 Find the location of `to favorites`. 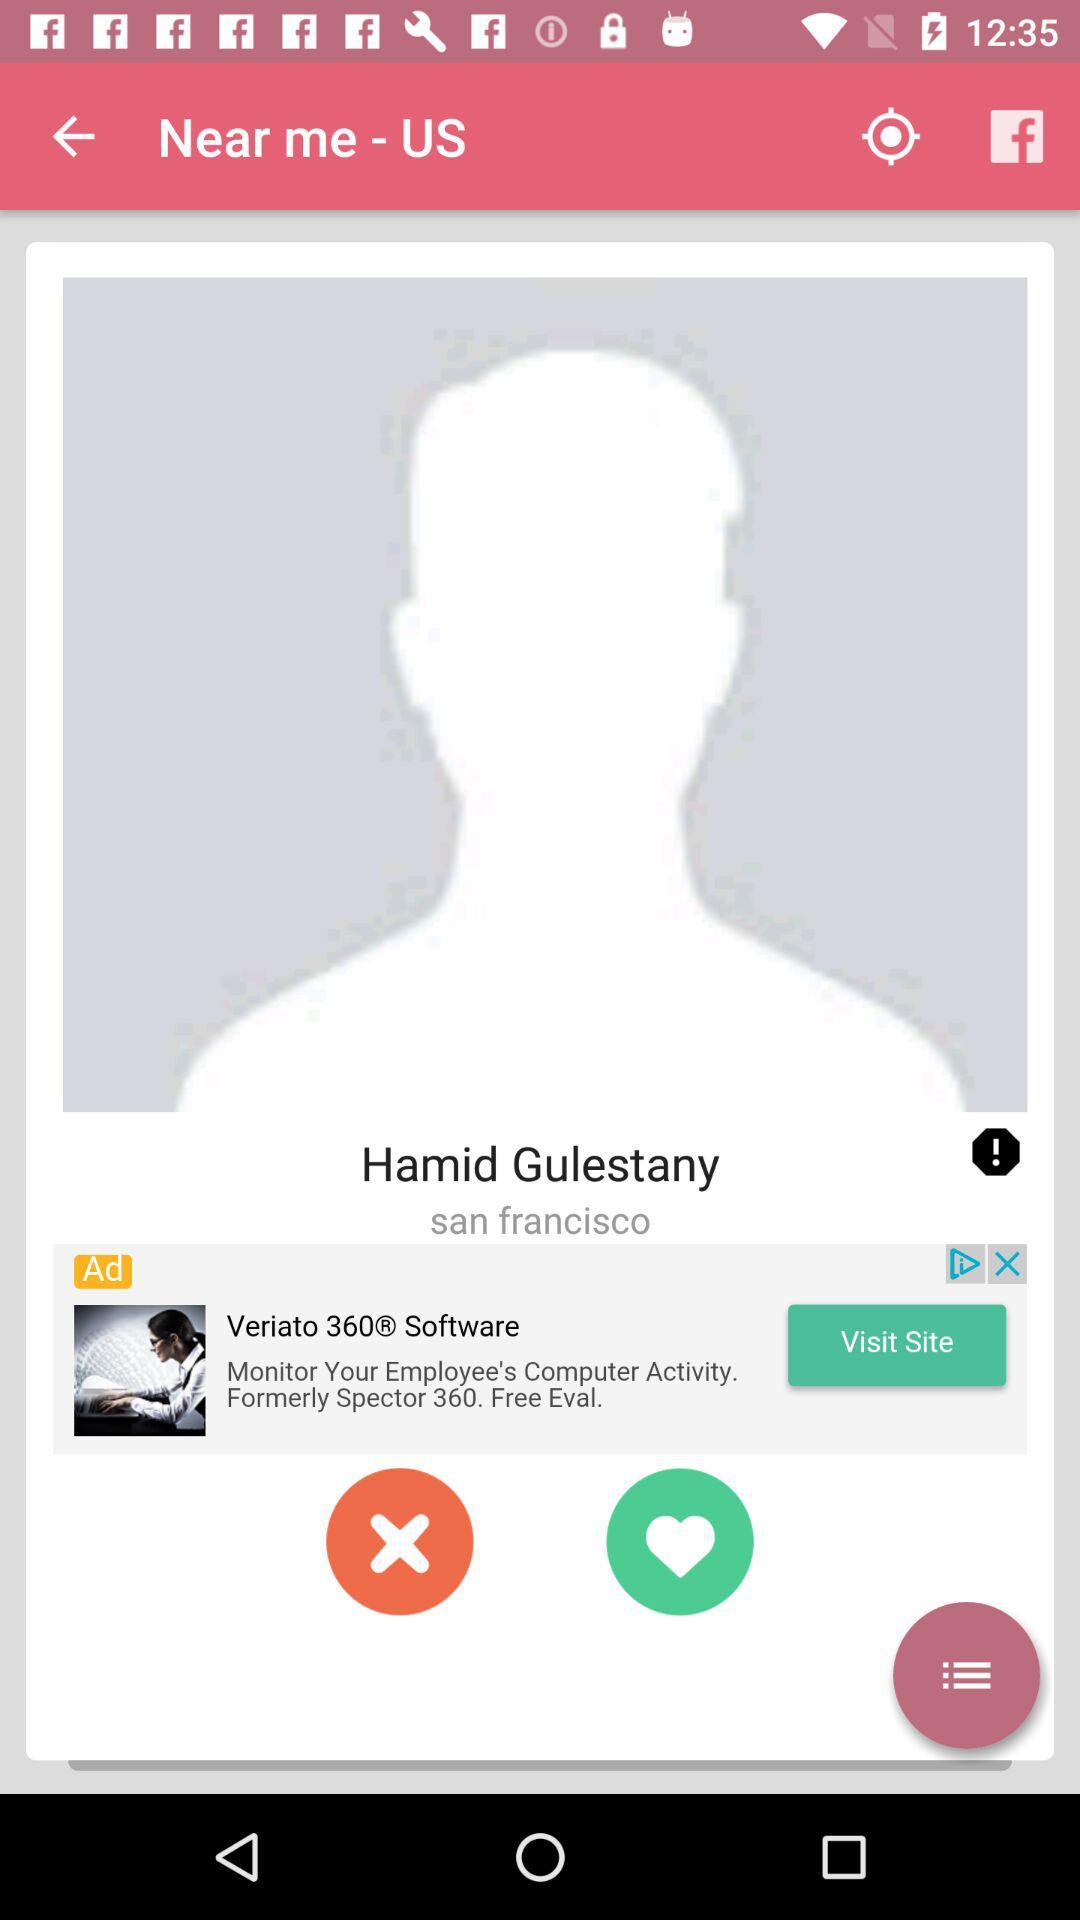

to favorites is located at coordinates (678, 1540).